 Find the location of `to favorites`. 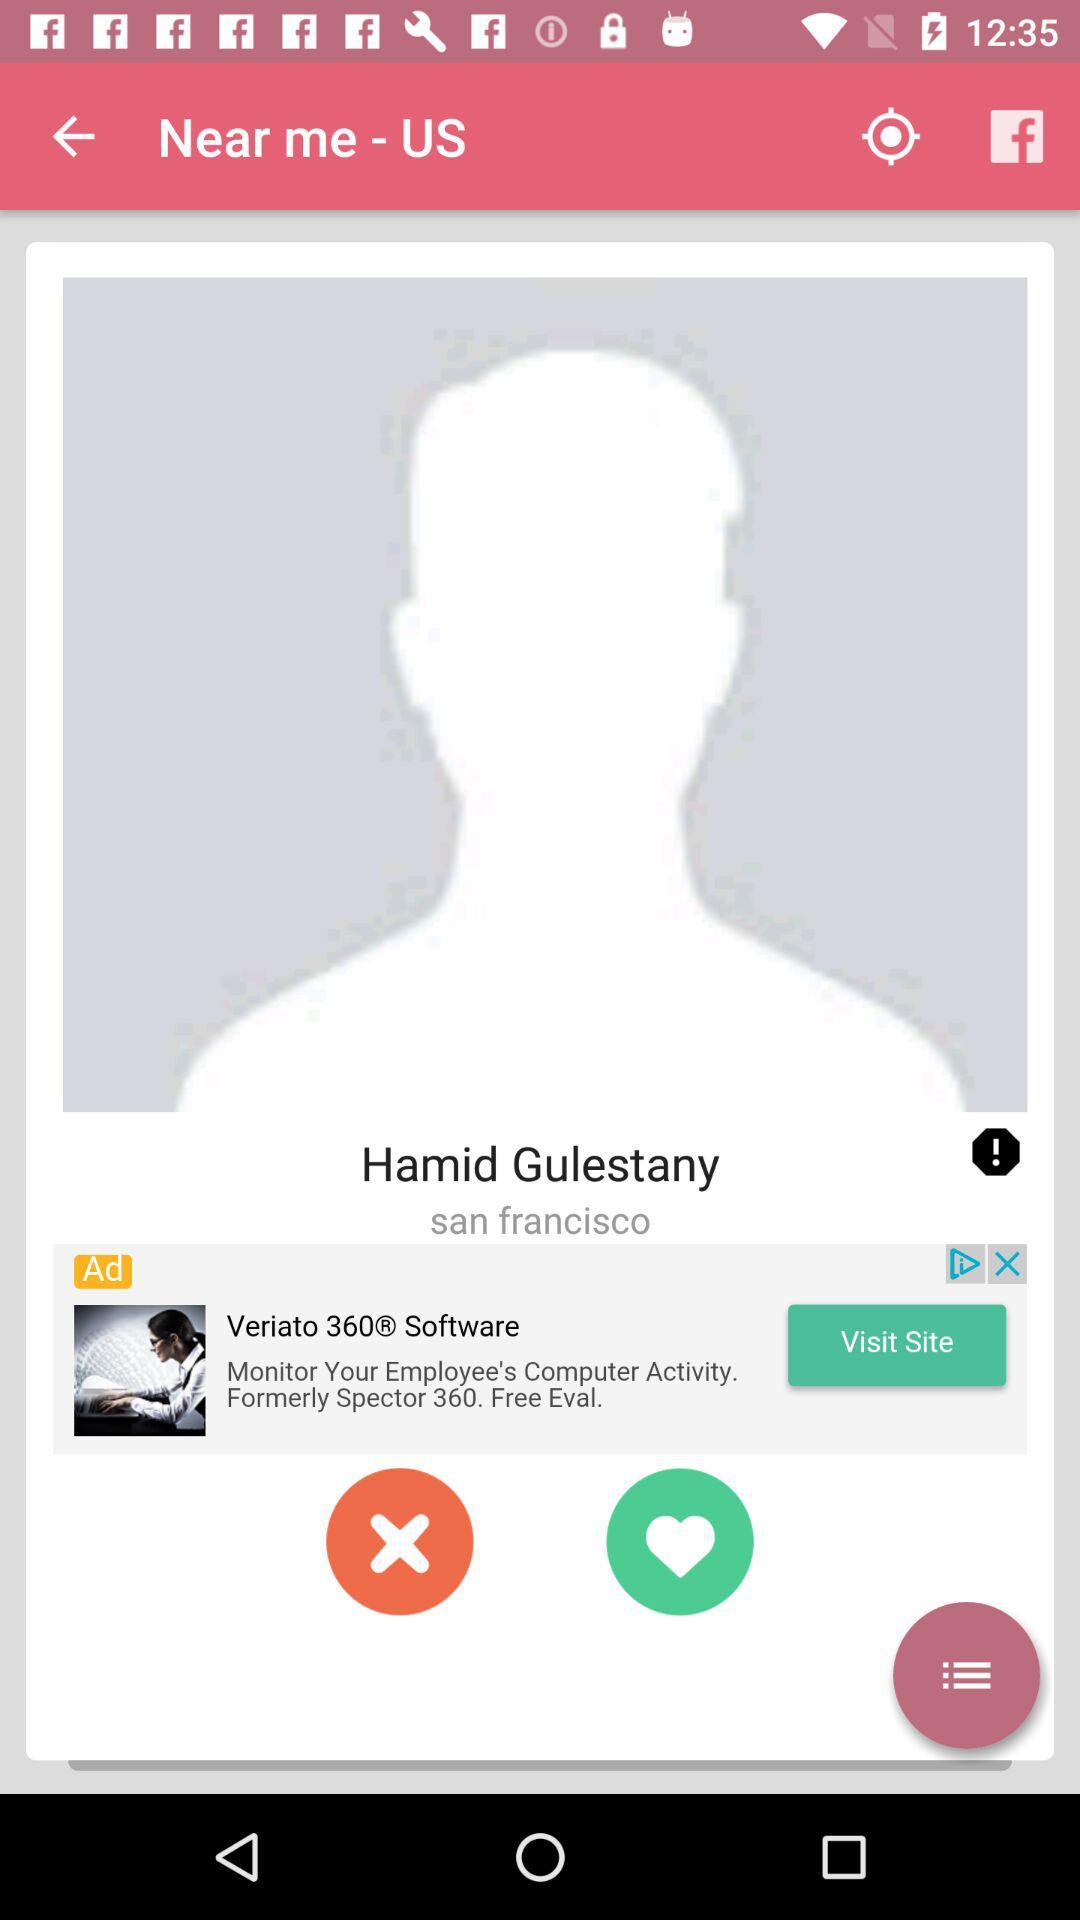

to favorites is located at coordinates (678, 1540).